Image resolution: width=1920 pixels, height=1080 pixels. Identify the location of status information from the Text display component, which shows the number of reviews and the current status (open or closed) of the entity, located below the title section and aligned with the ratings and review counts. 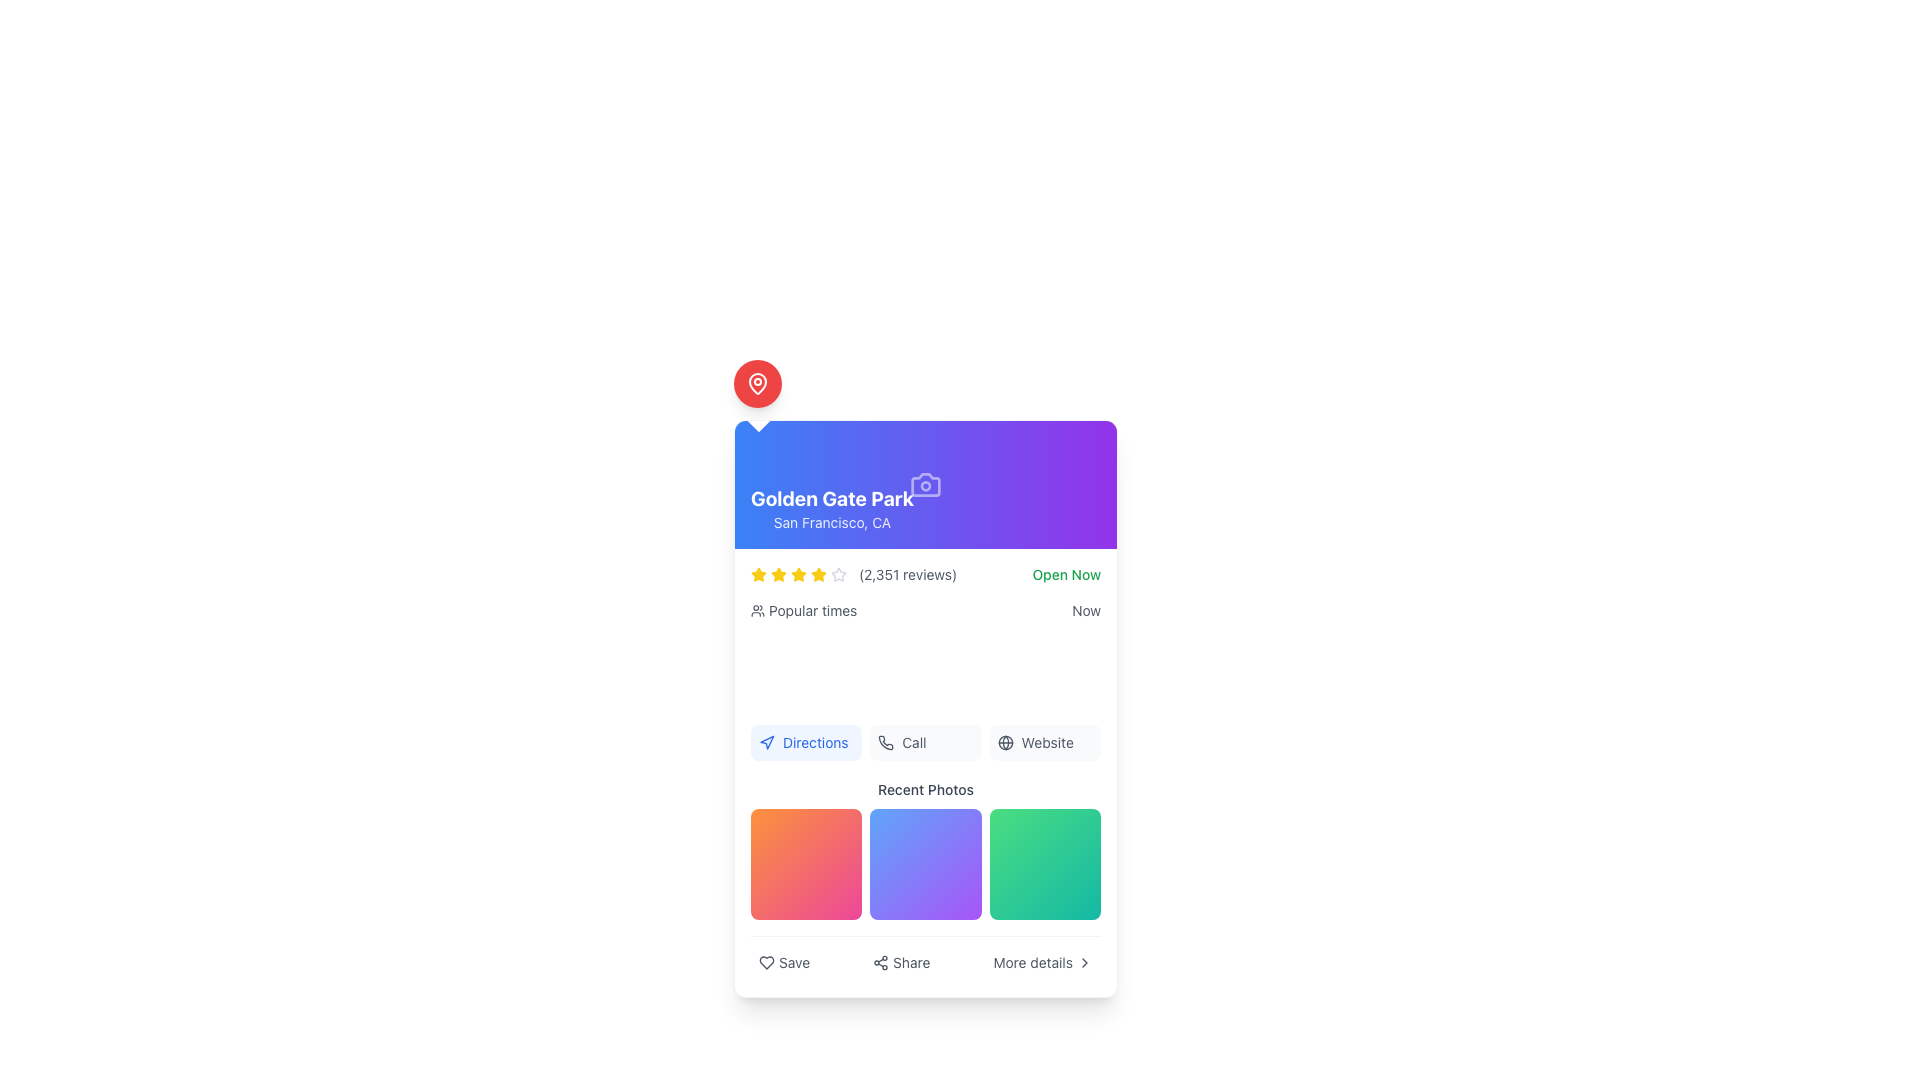
(925, 574).